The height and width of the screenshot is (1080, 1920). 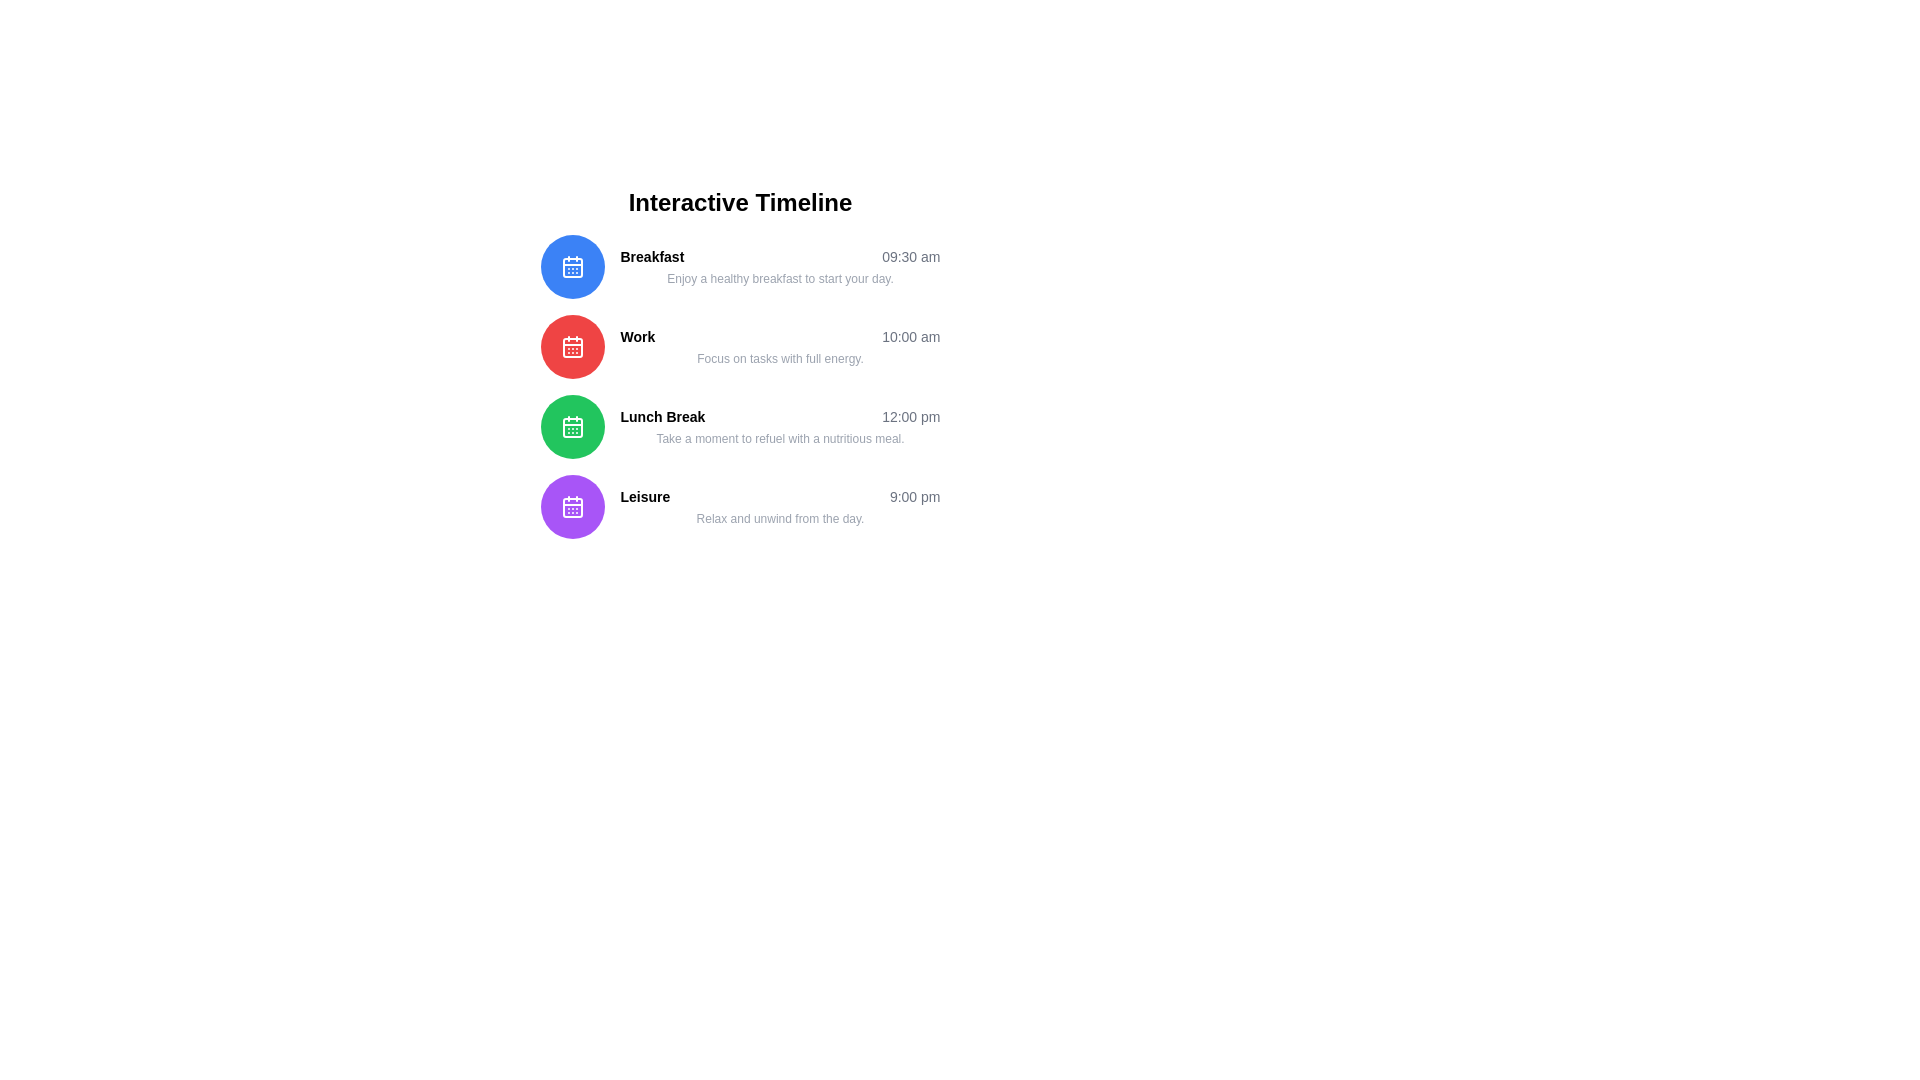 I want to click on time displayed in the small, left-aligned text label showing '9:00 pm' in gray font within the timeline interface under the 'Leisure' entry, so click(x=914, y=496).